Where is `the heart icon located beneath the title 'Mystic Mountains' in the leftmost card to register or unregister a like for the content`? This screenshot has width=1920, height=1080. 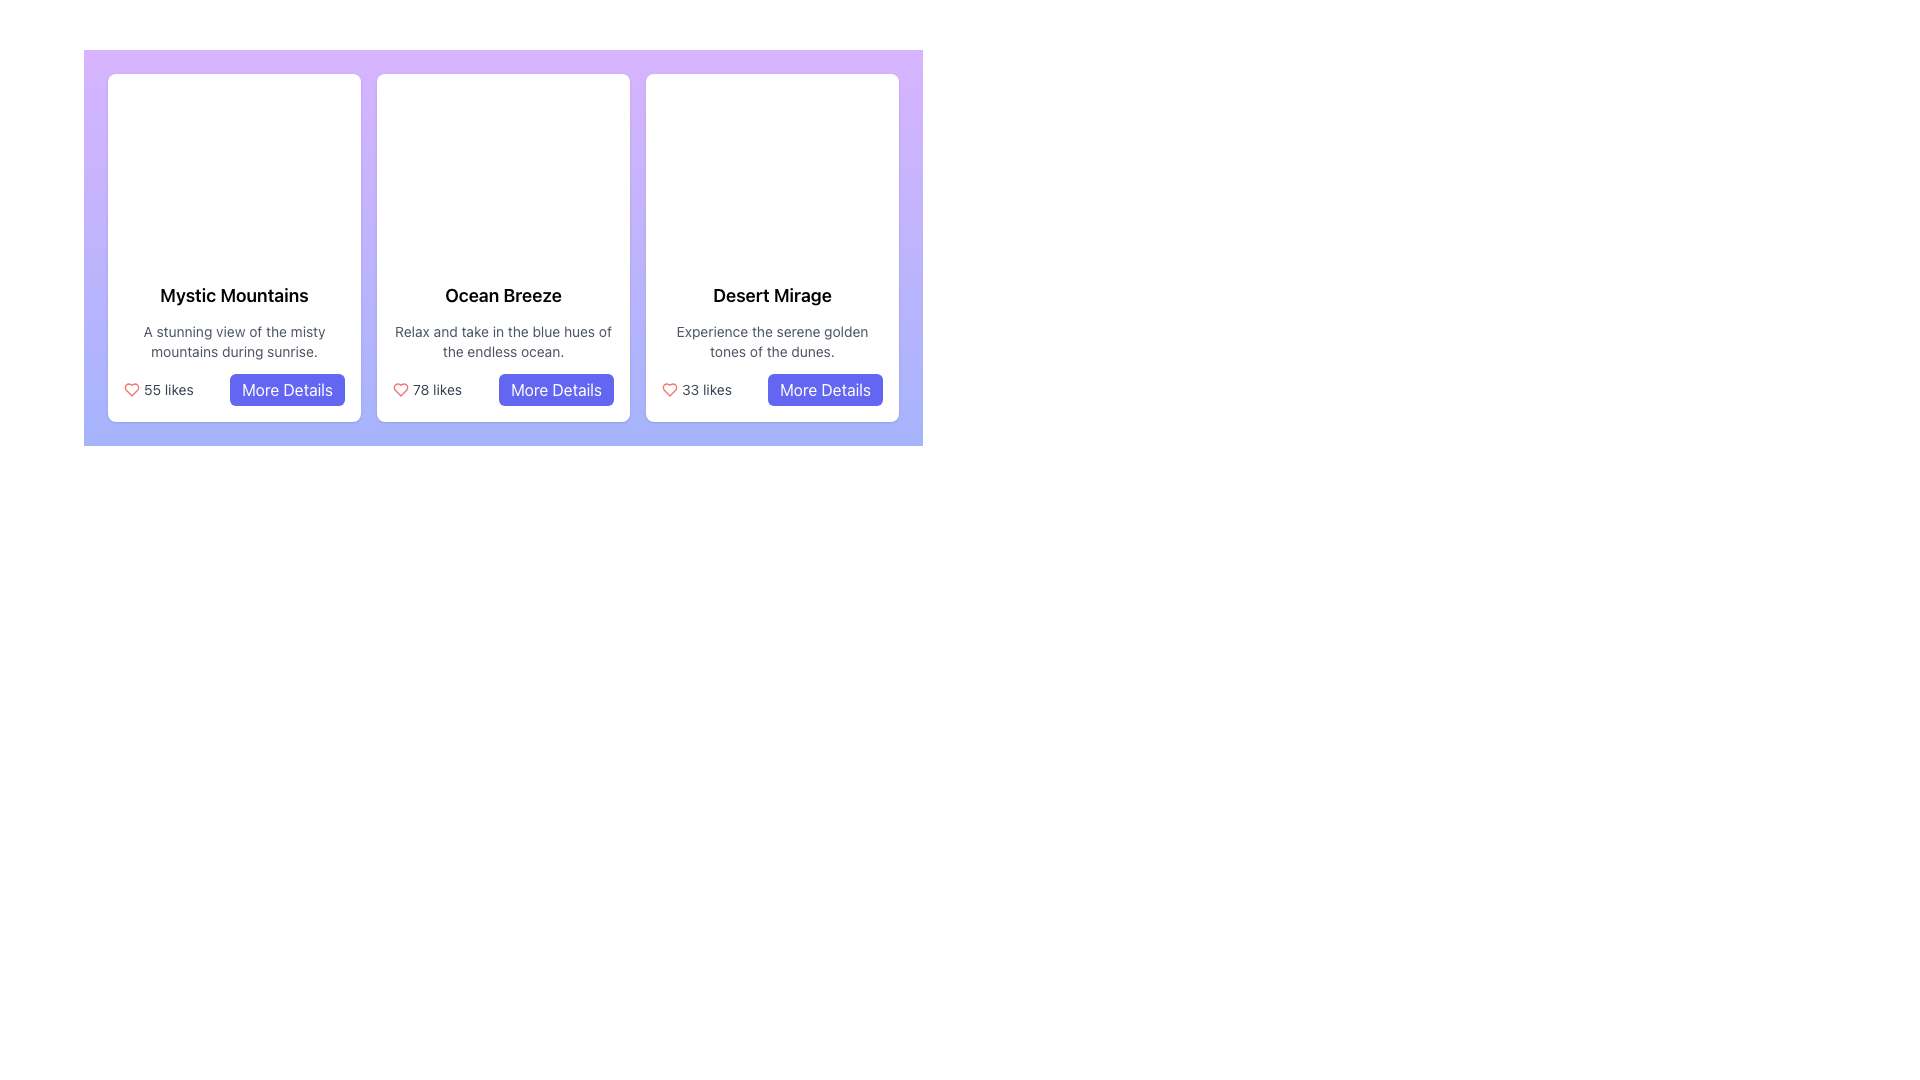 the heart icon located beneath the title 'Mystic Mountains' in the leftmost card to register or unregister a like for the content is located at coordinates (157, 389).